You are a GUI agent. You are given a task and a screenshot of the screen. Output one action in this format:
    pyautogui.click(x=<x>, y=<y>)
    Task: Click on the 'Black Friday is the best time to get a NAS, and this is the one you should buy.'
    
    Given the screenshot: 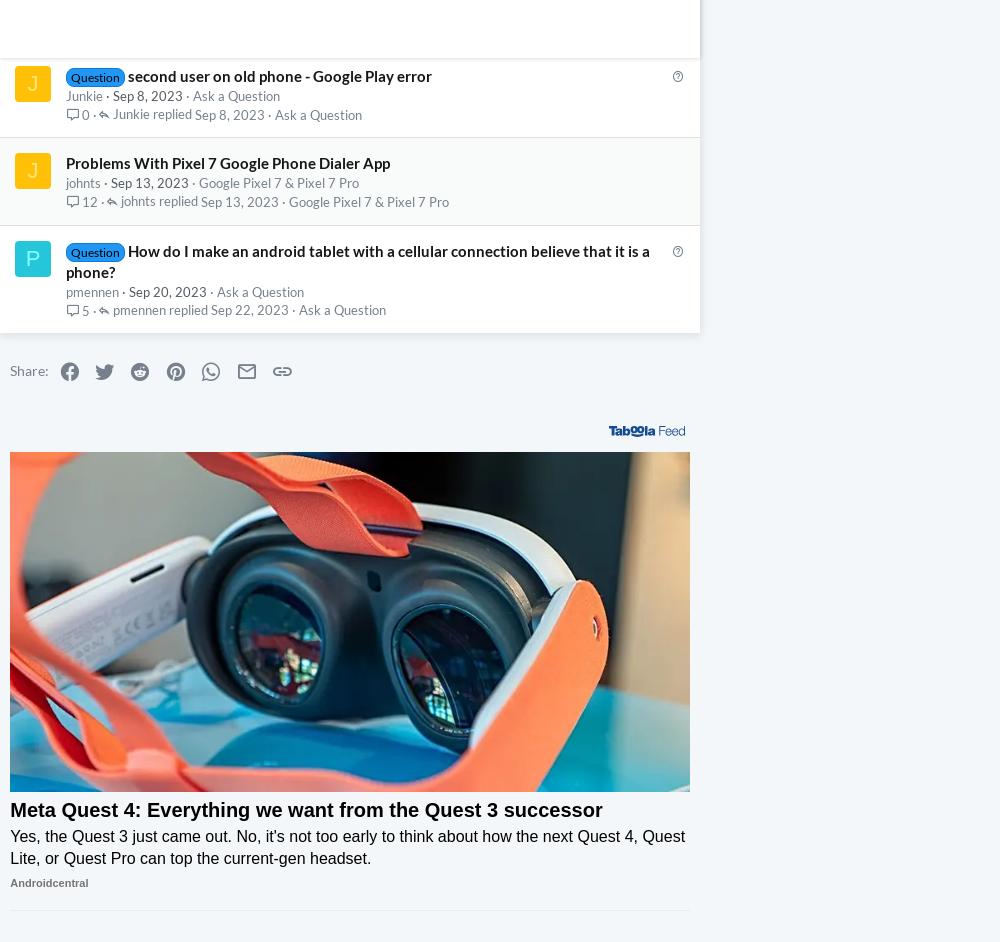 What is the action you would take?
    pyautogui.click(x=250, y=825)
    